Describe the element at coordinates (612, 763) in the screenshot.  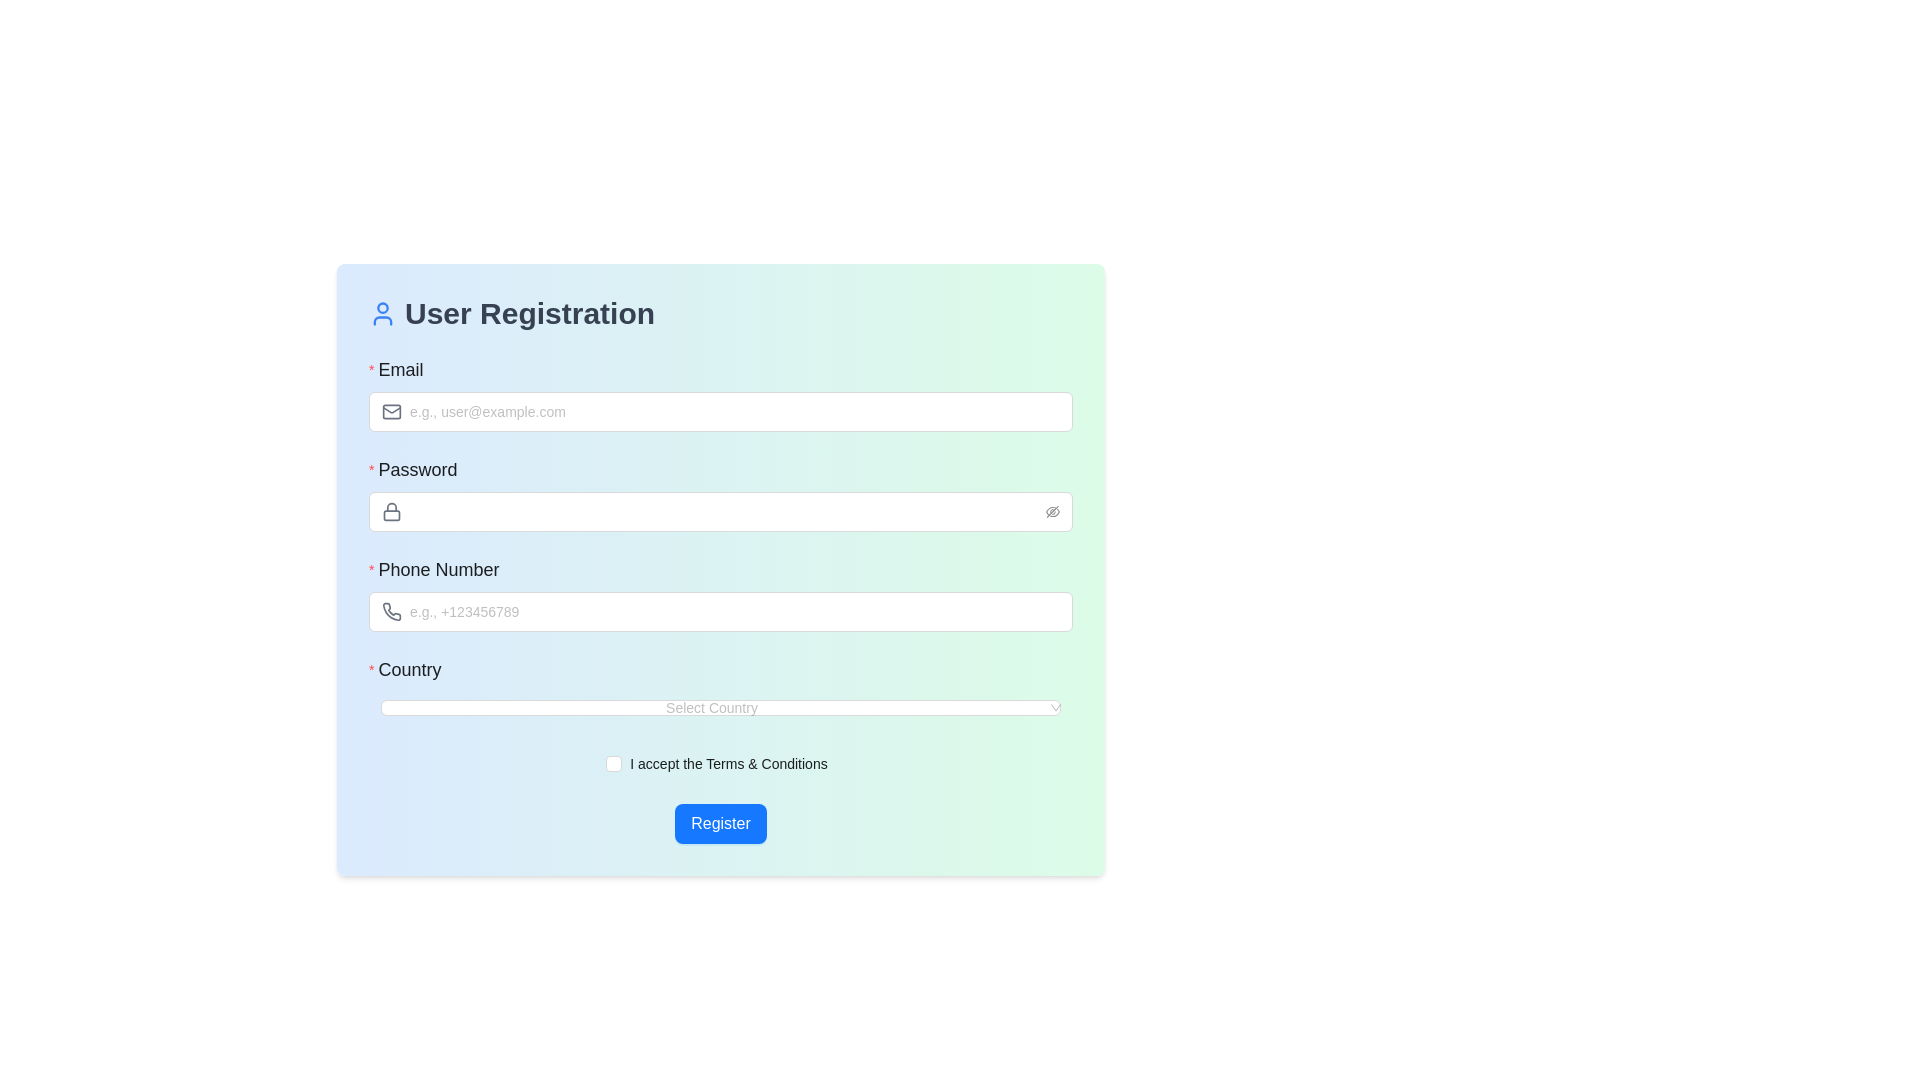
I see `the checkbox that allows users to acknowledge or agree to the terms and conditions of the service before registering` at that location.